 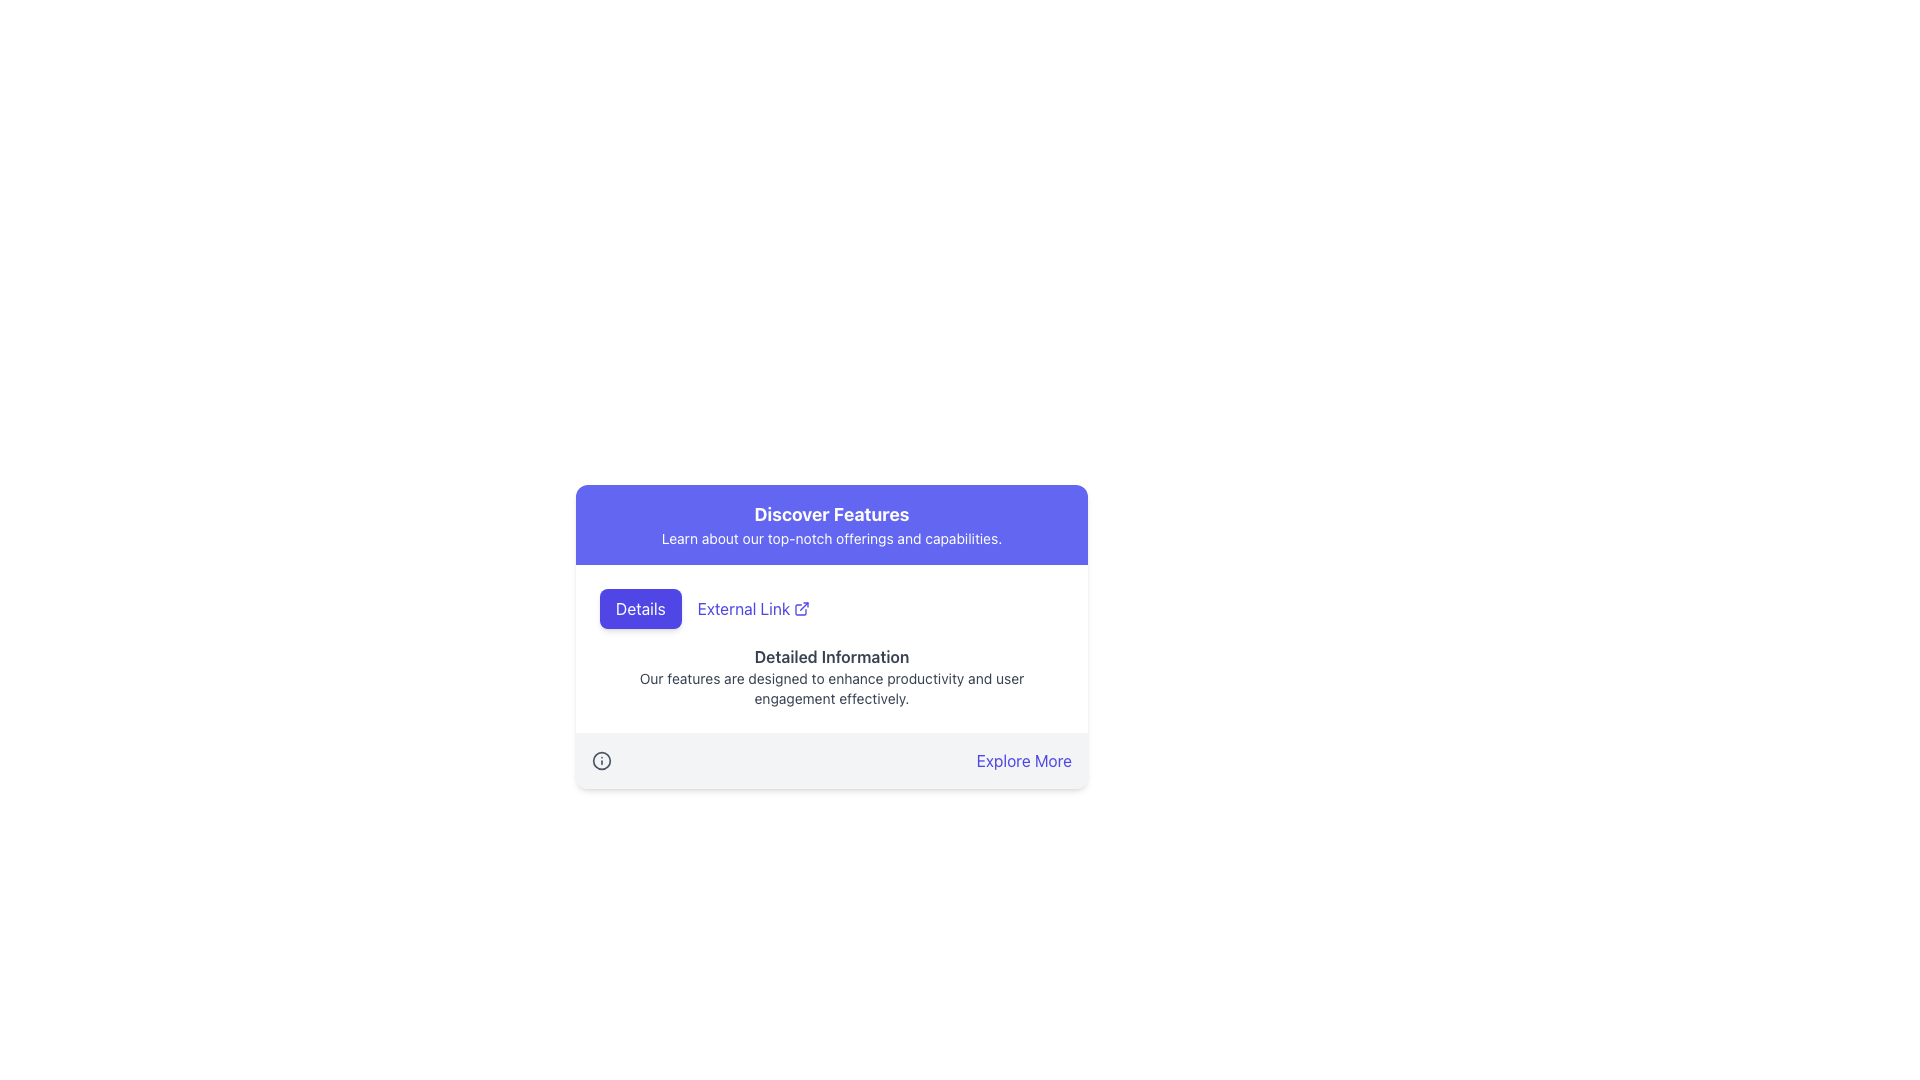 I want to click on the text block containing 'Our features are designed to enhance productivity and user engagement effectively.', so click(x=831, y=688).